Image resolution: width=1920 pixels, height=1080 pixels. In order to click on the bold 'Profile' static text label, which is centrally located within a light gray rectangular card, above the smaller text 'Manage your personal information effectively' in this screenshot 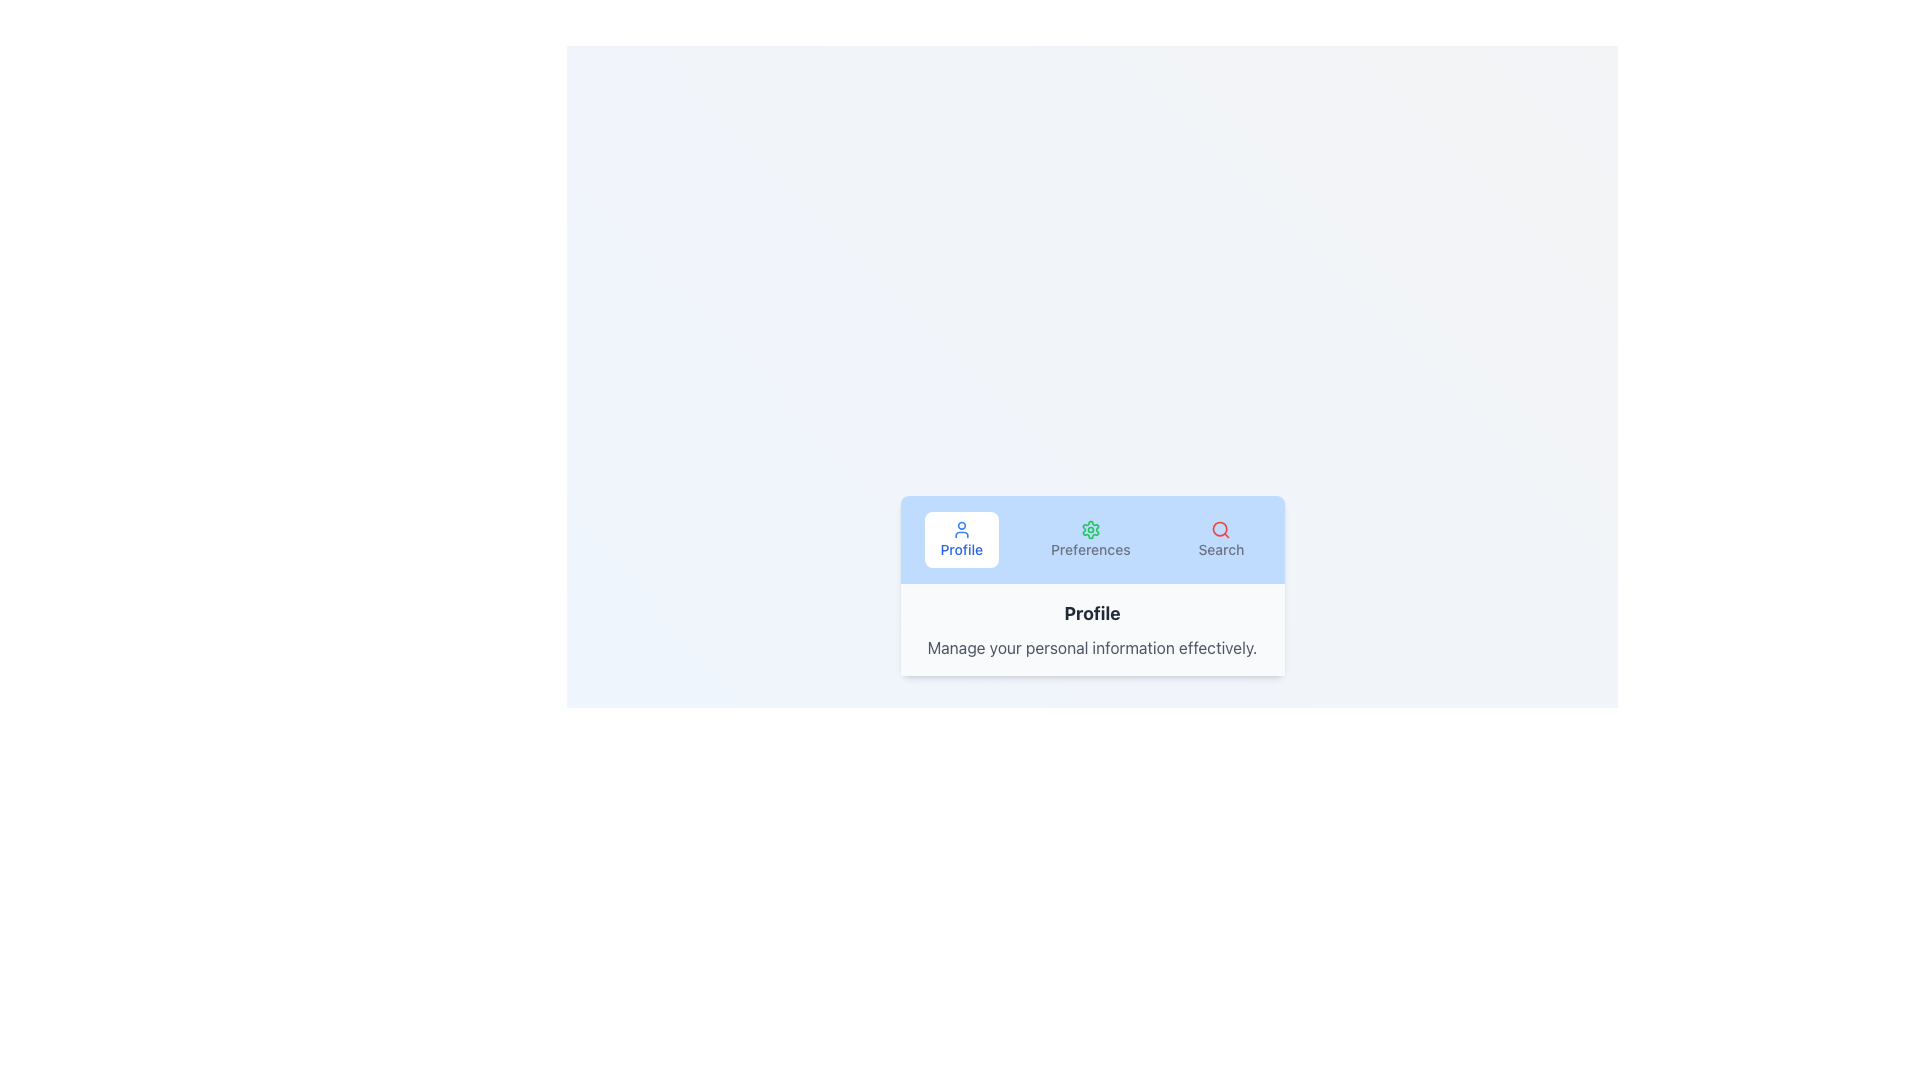, I will do `click(1091, 612)`.